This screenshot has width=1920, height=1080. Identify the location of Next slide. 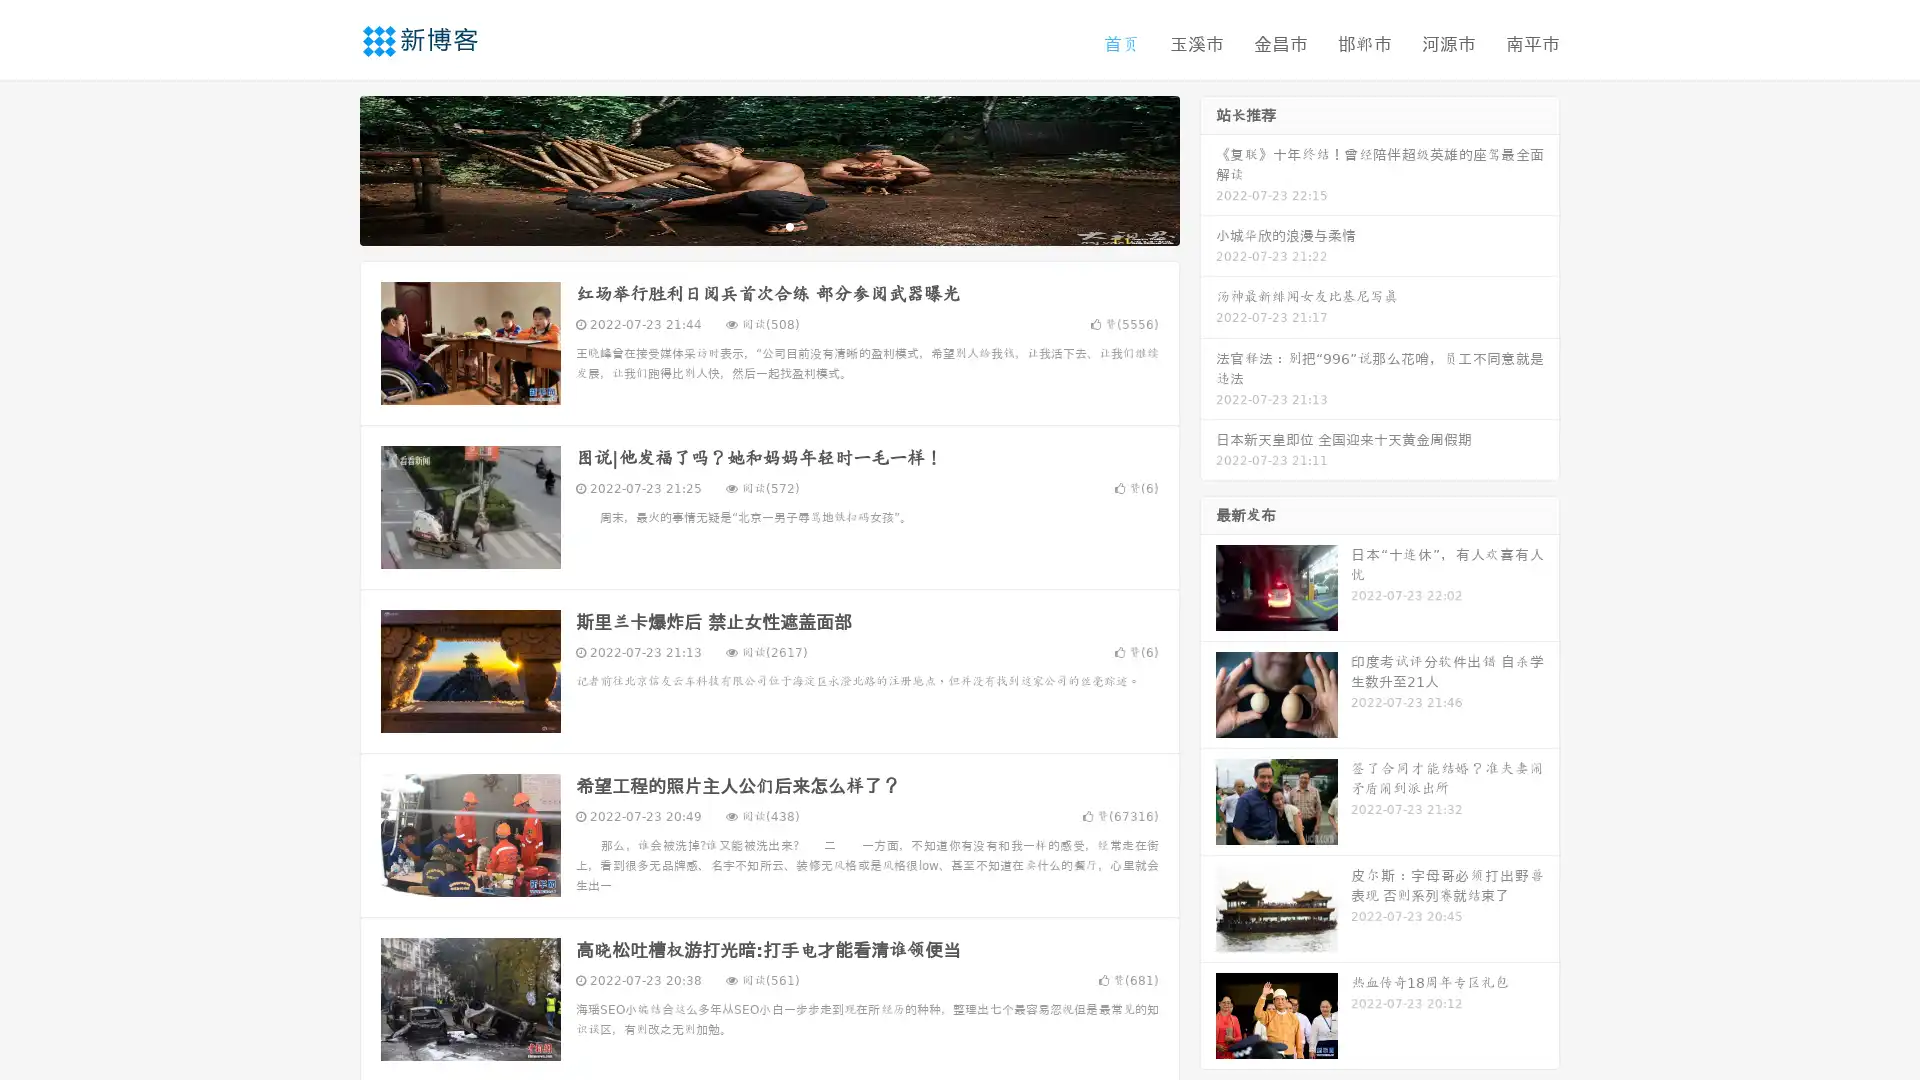
(1208, 168).